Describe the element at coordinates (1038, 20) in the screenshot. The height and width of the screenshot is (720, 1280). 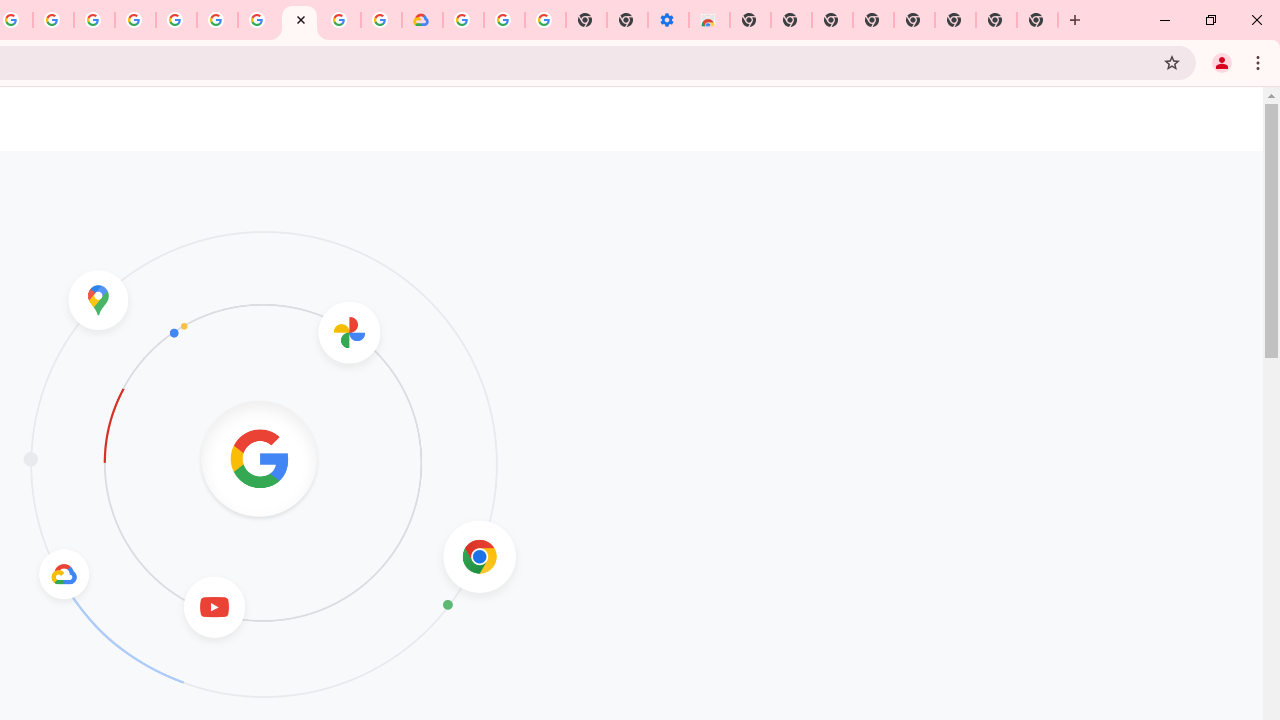
I see `'New Tab'` at that location.